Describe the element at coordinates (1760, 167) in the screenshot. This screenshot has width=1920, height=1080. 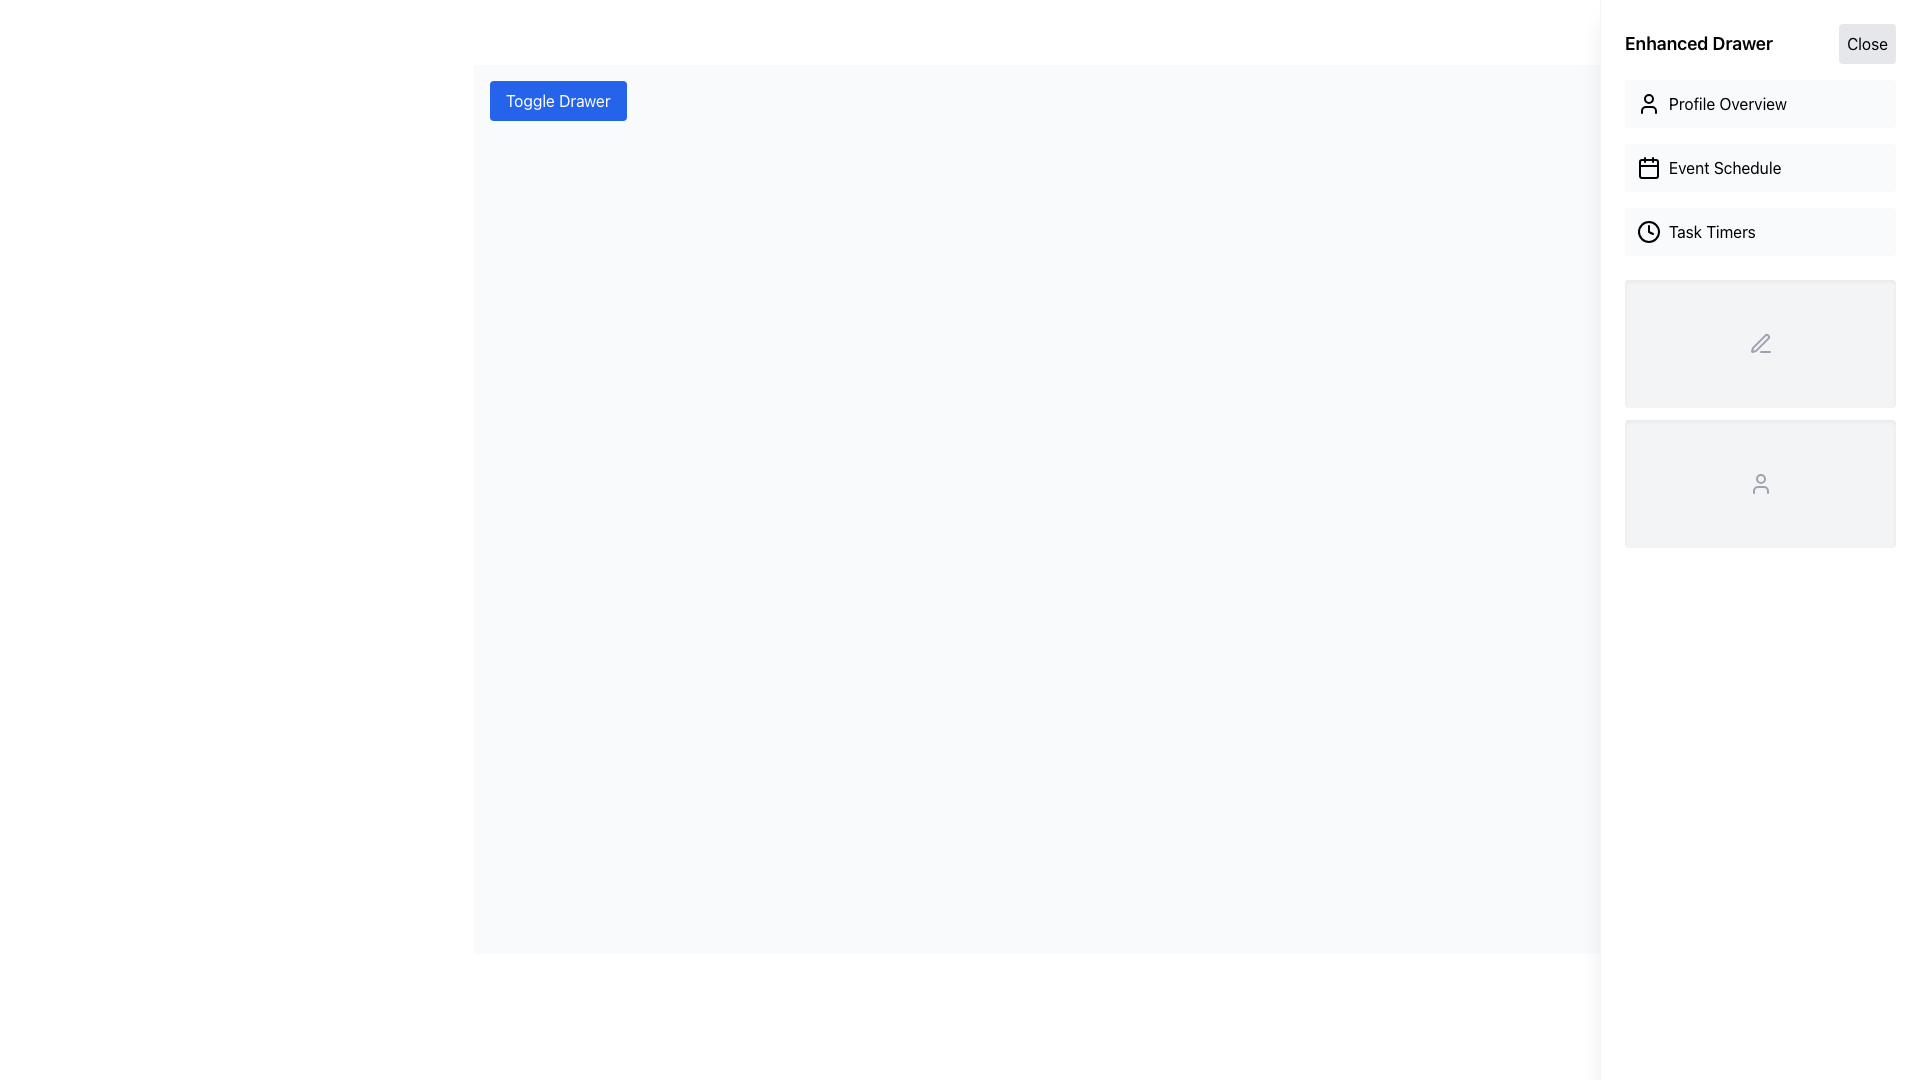
I see `the navigational button that redirects to the 'Event Schedule' section, located below 'Profile Overview' and above 'Task Timers' in the sidebar drawer` at that location.